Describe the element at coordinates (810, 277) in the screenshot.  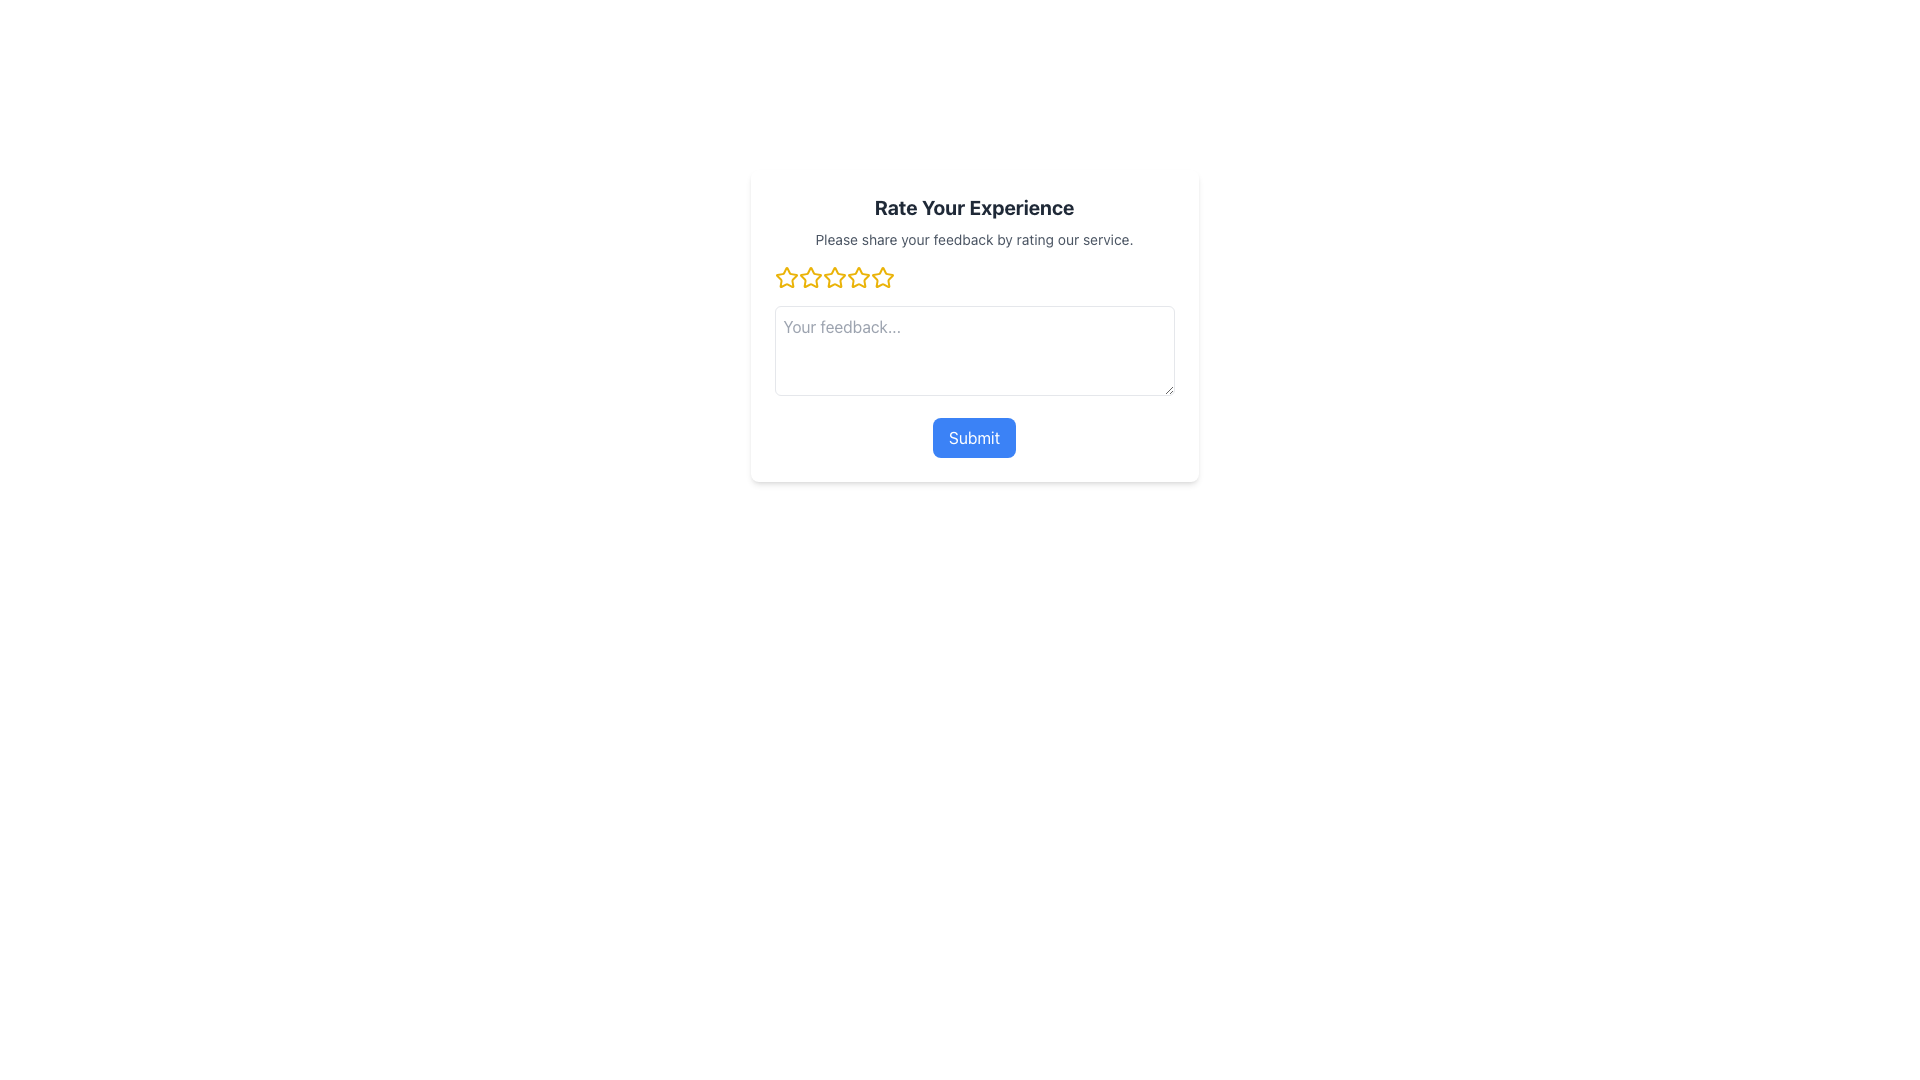
I see `the second yellow star-shaped icon in the rating system` at that location.